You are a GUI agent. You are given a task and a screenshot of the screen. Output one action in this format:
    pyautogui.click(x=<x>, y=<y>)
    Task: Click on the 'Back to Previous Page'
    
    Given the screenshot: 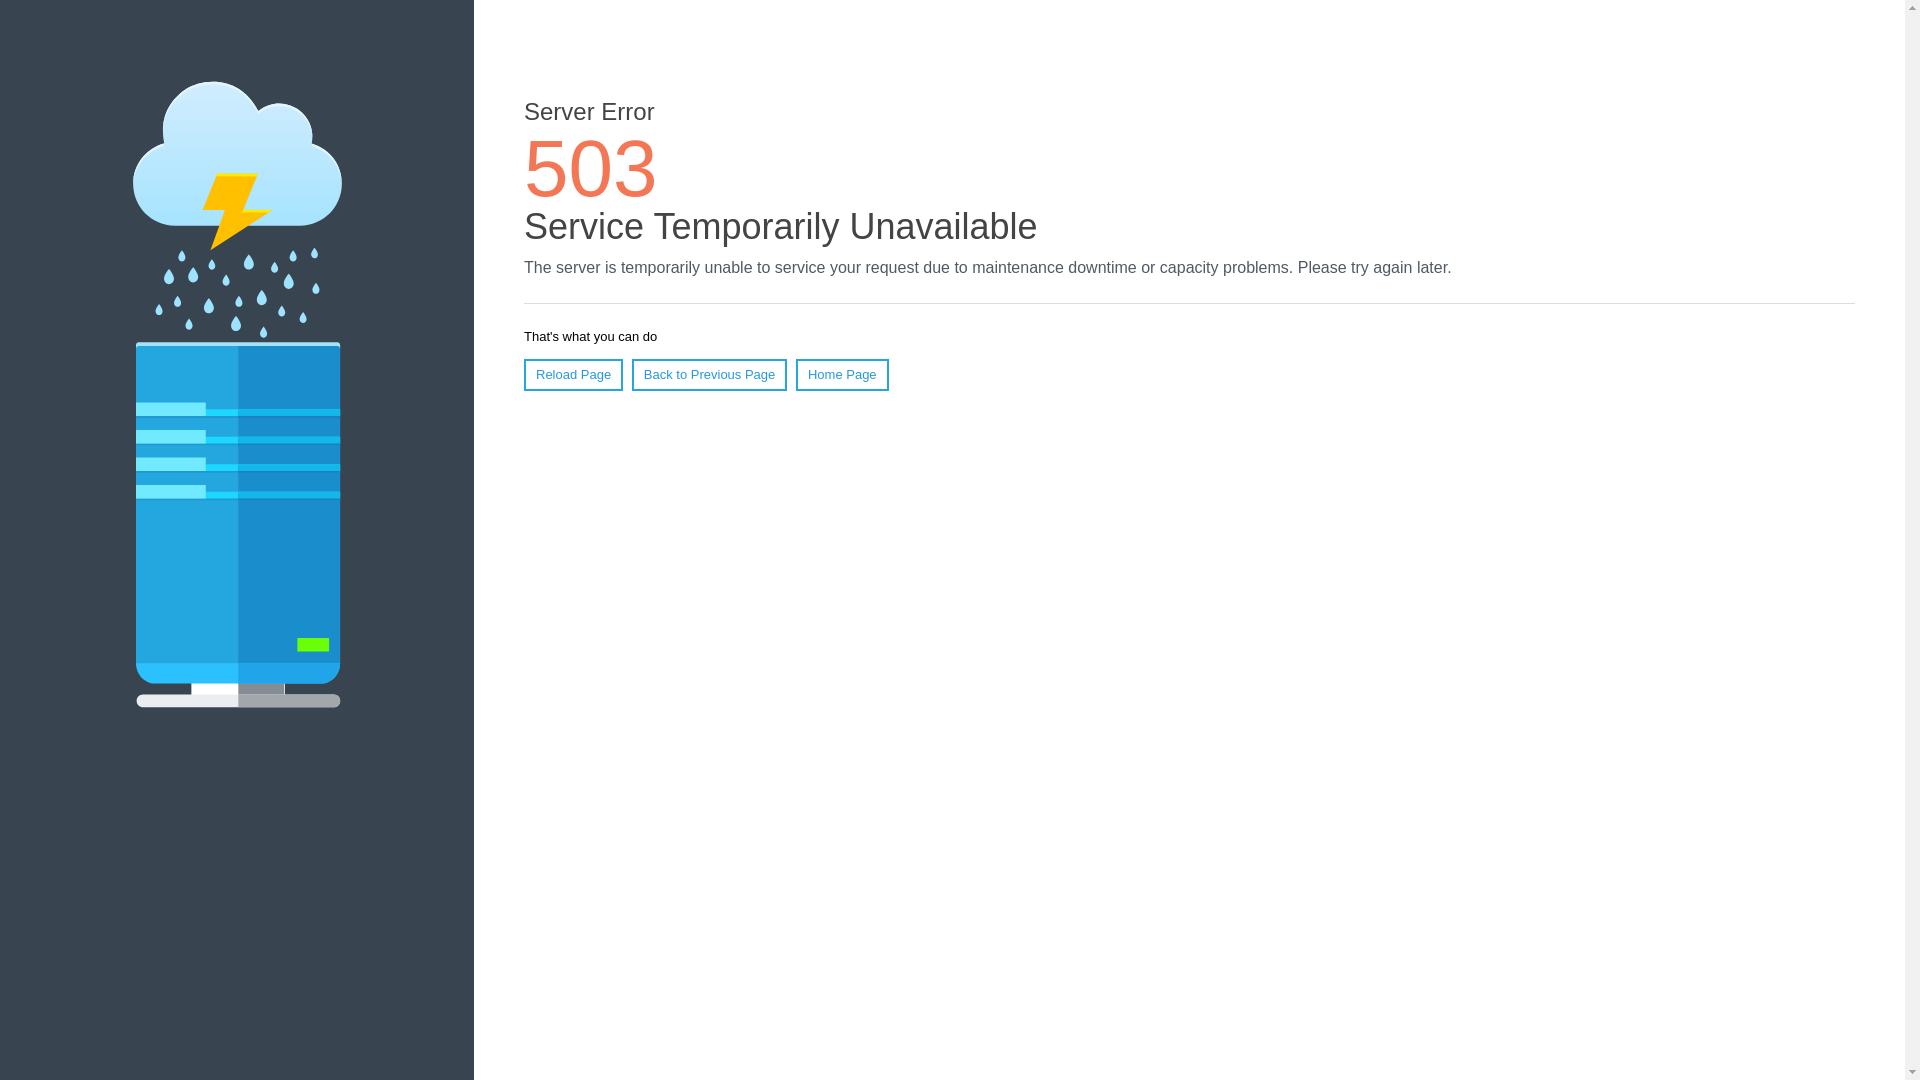 What is the action you would take?
    pyautogui.click(x=631, y=374)
    